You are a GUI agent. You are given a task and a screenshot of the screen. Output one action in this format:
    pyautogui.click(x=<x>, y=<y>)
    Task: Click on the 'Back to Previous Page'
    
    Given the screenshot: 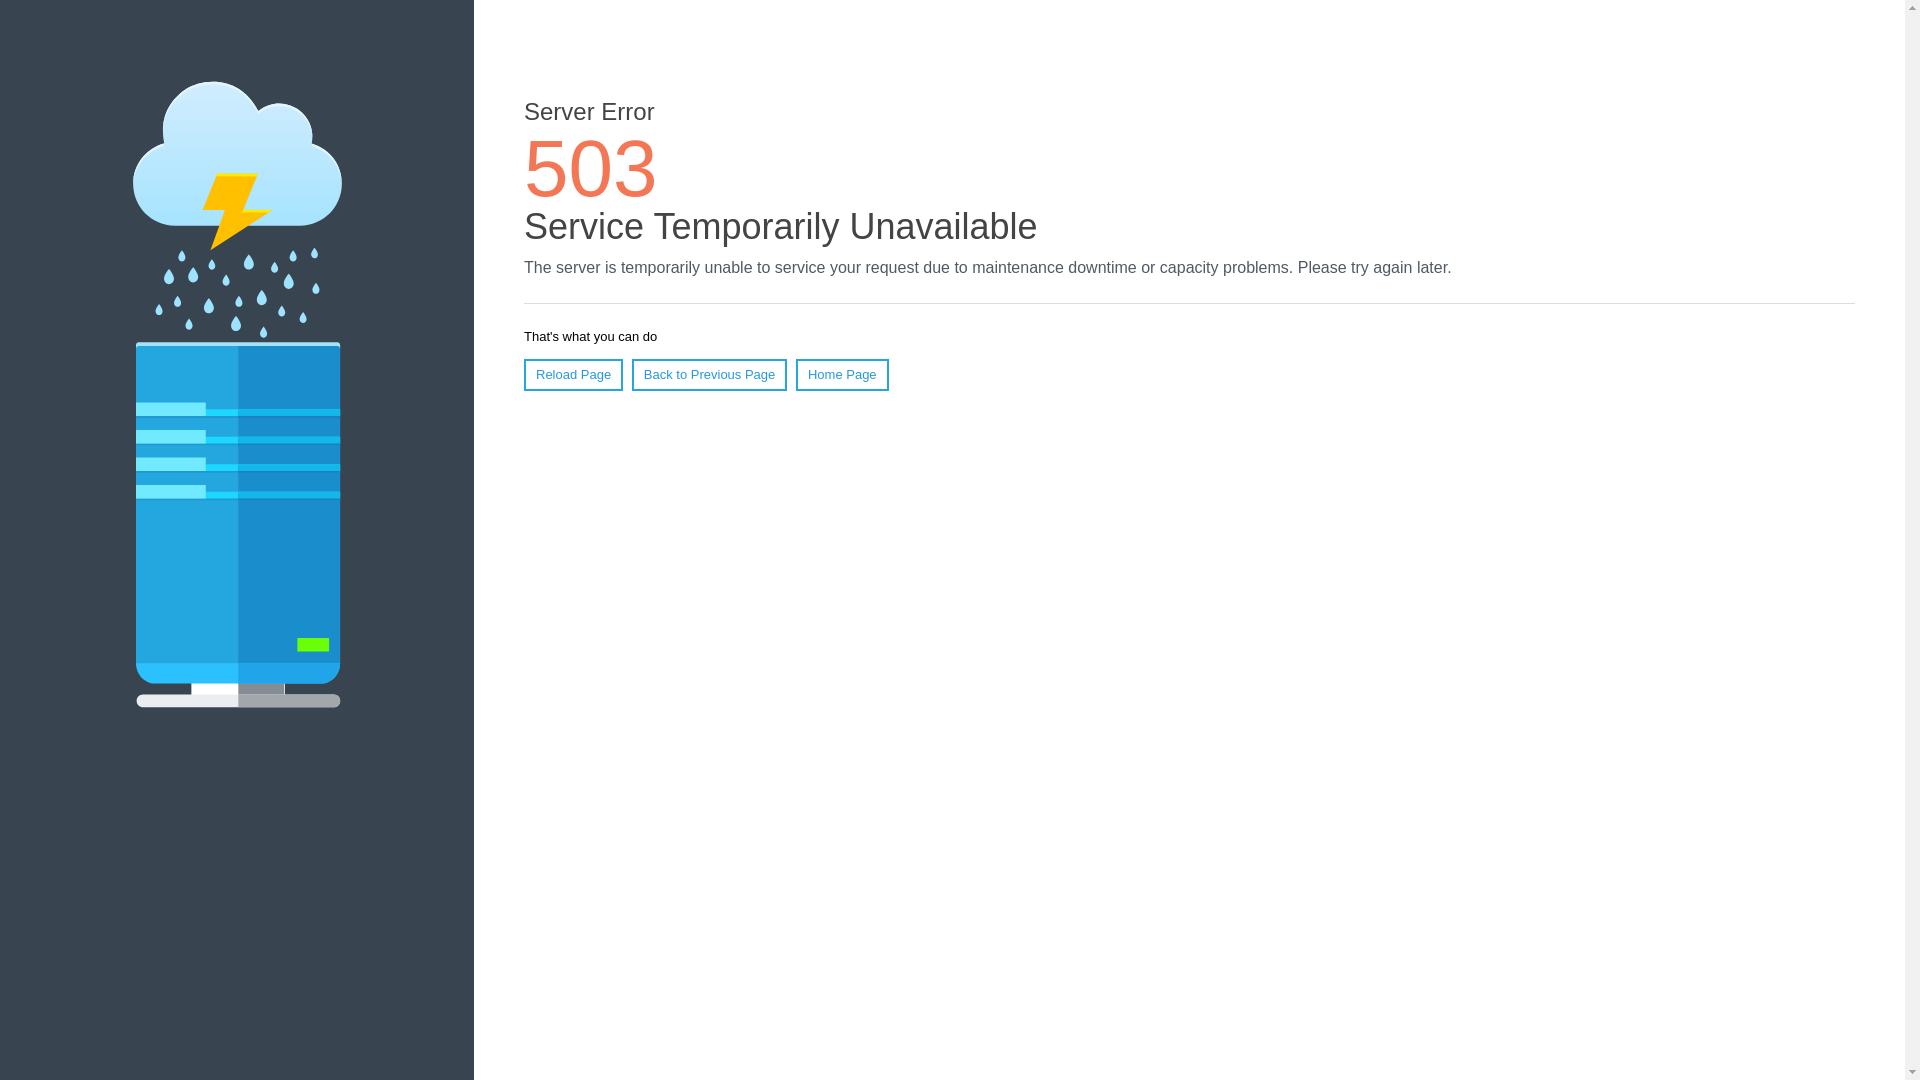 What is the action you would take?
    pyautogui.click(x=631, y=374)
    